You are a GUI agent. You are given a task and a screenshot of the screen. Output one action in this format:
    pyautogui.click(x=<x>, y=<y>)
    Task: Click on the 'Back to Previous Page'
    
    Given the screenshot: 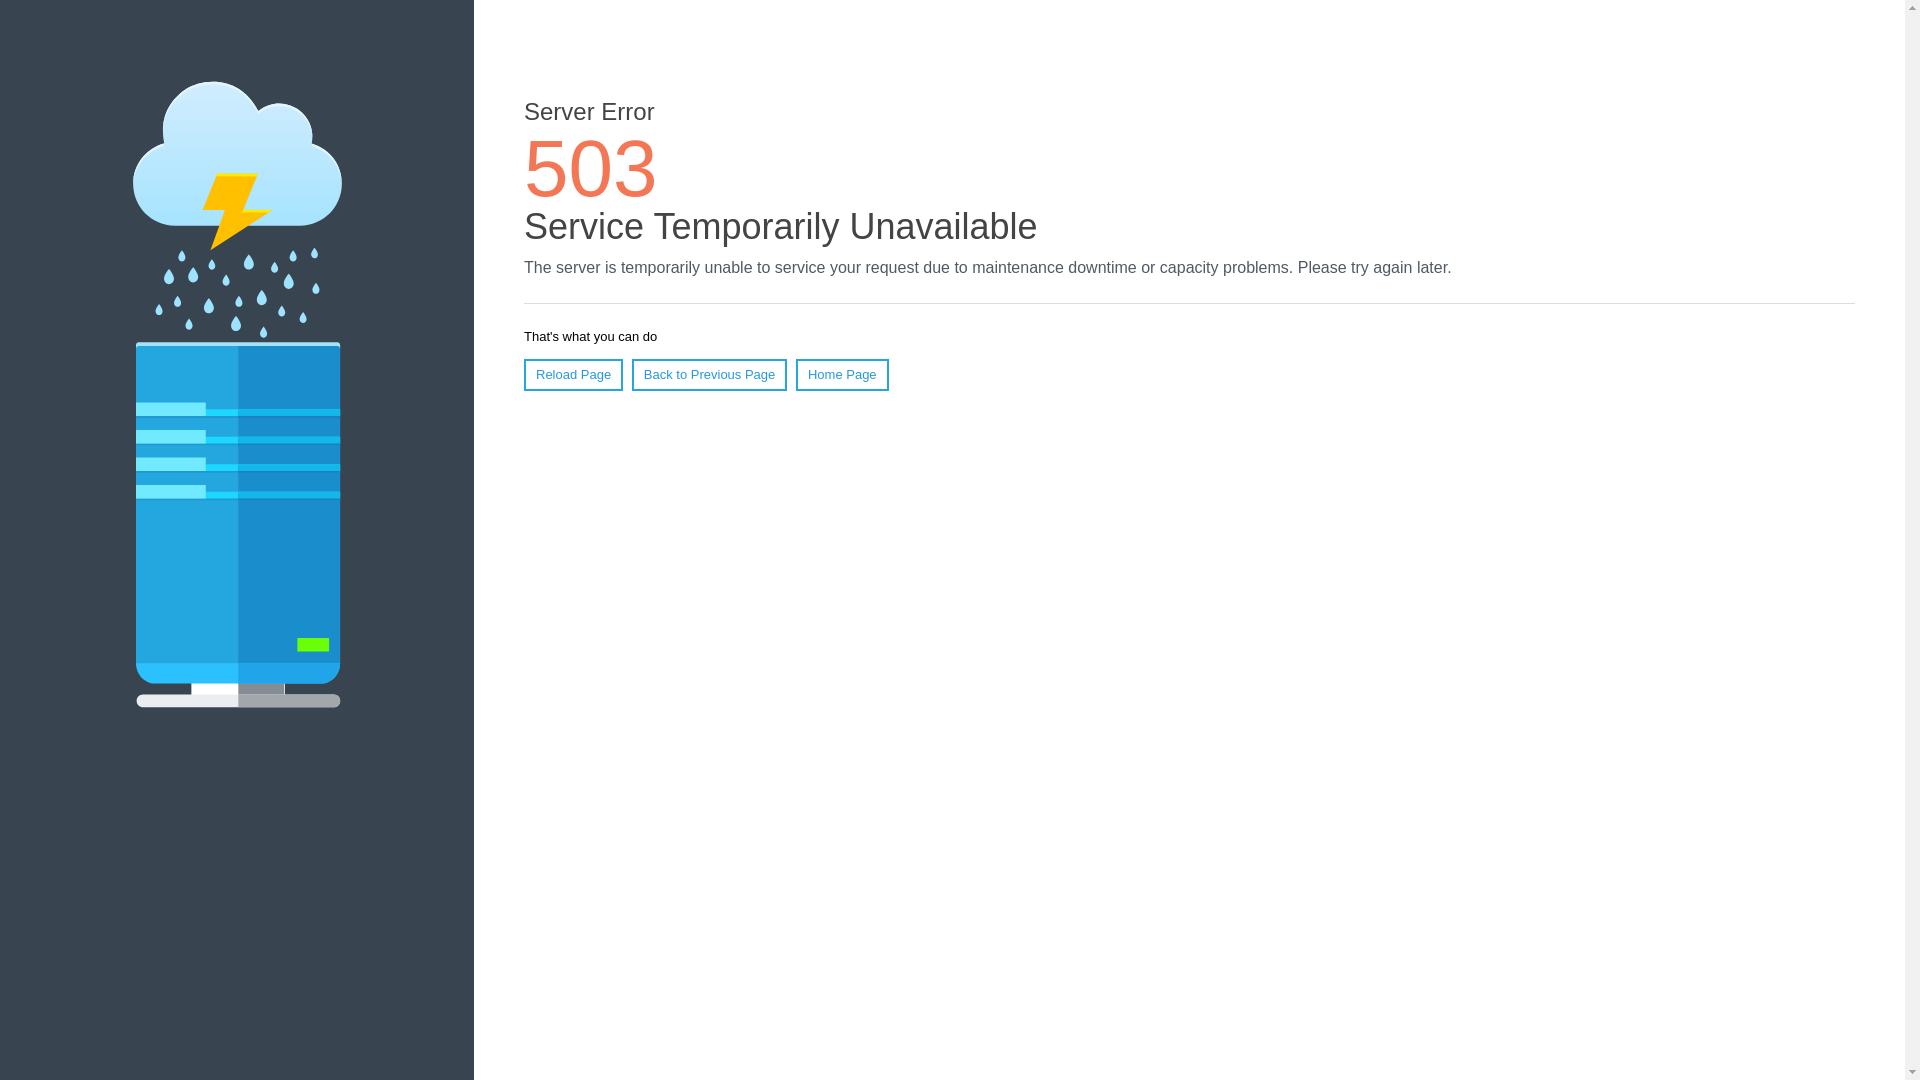 What is the action you would take?
    pyautogui.click(x=631, y=374)
    